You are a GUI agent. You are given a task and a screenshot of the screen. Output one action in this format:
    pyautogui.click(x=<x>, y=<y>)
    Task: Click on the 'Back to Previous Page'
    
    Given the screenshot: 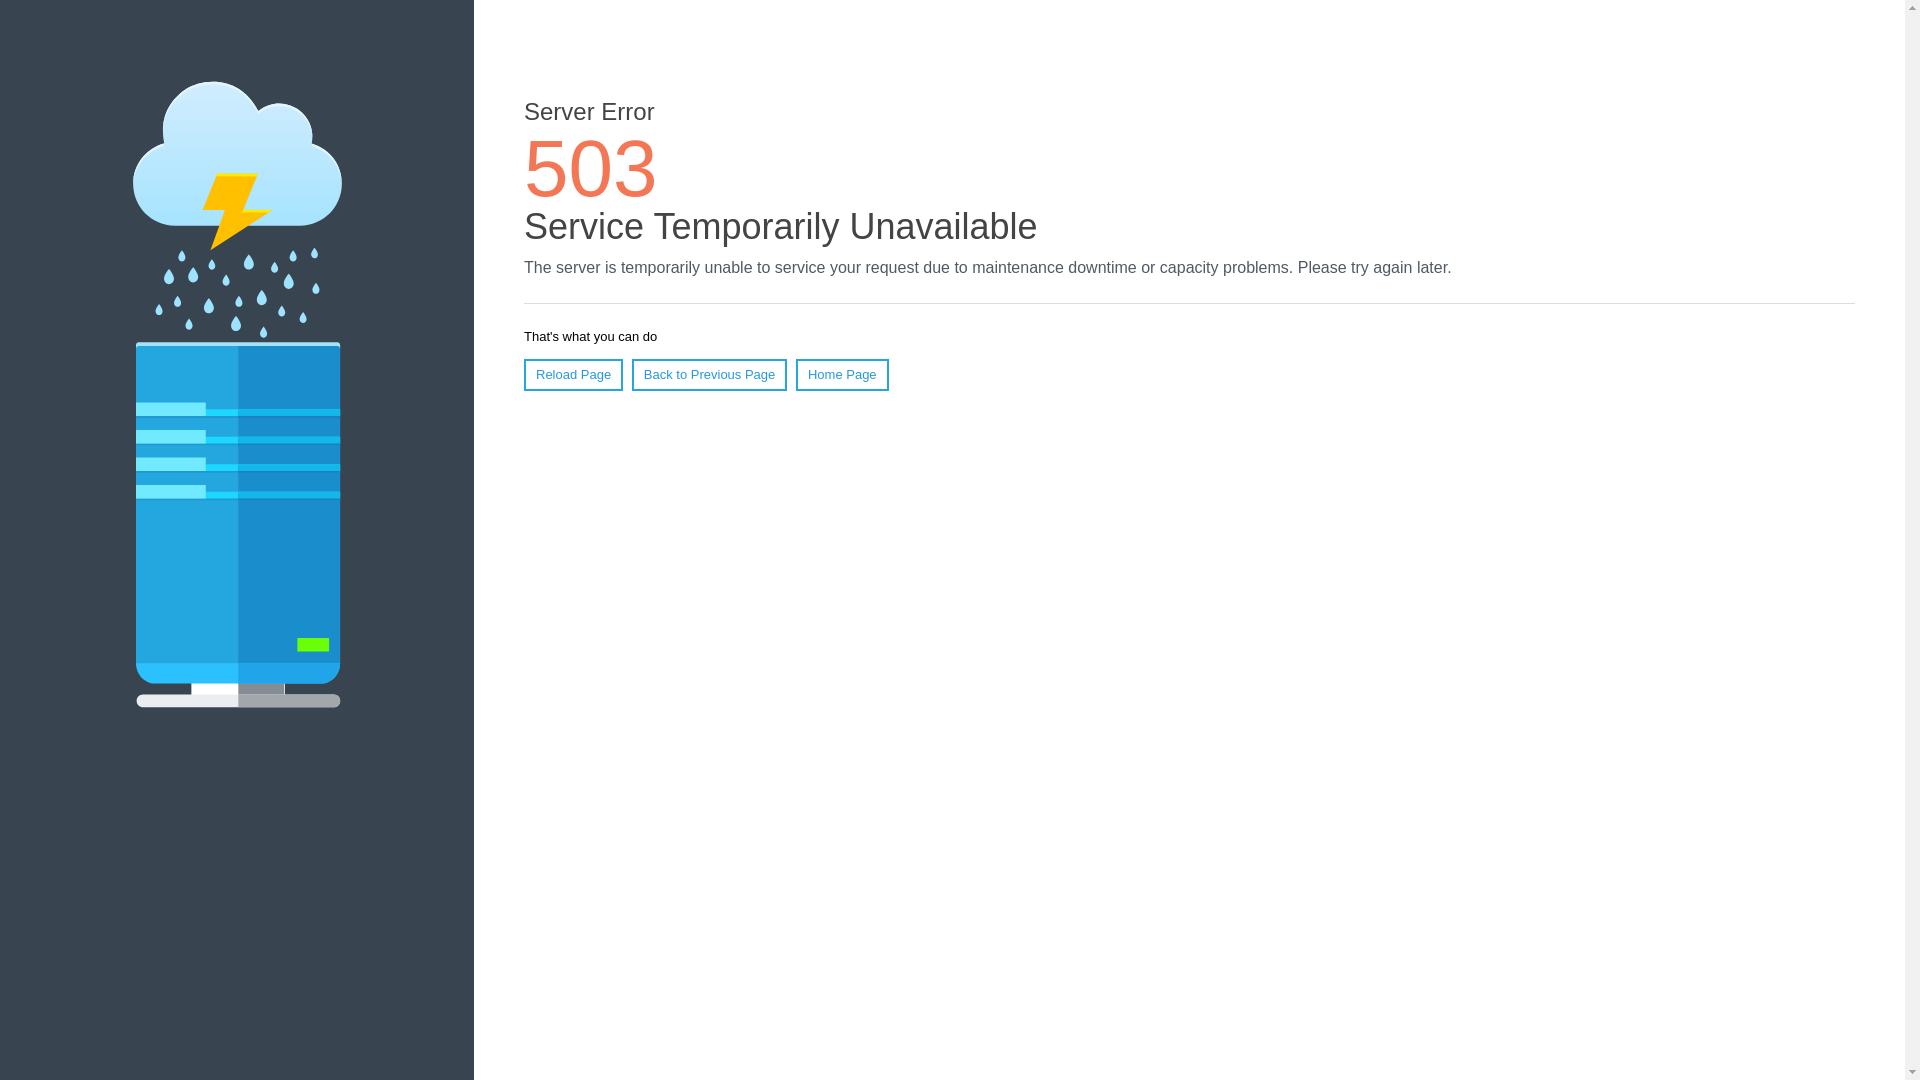 What is the action you would take?
    pyautogui.click(x=631, y=374)
    